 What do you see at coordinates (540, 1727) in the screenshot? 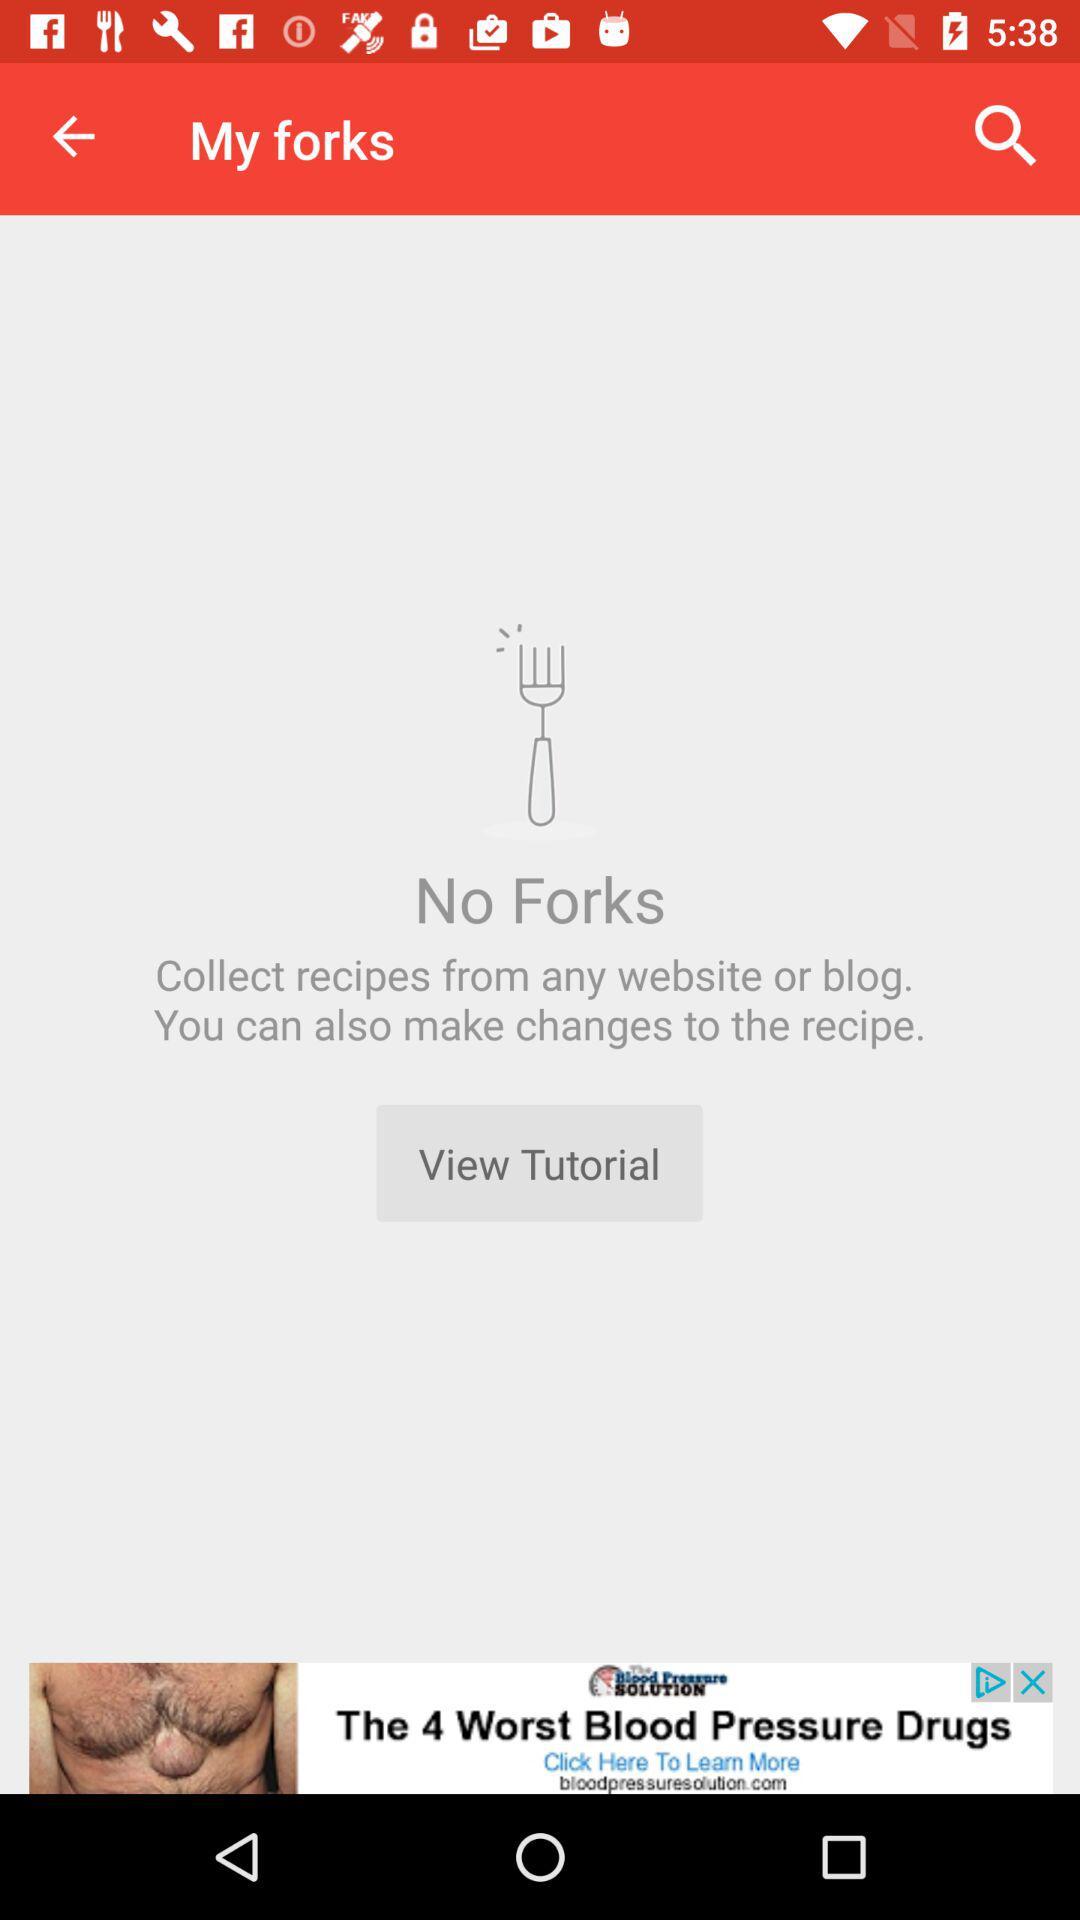
I see `advertisement` at bounding box center [540, 1727].